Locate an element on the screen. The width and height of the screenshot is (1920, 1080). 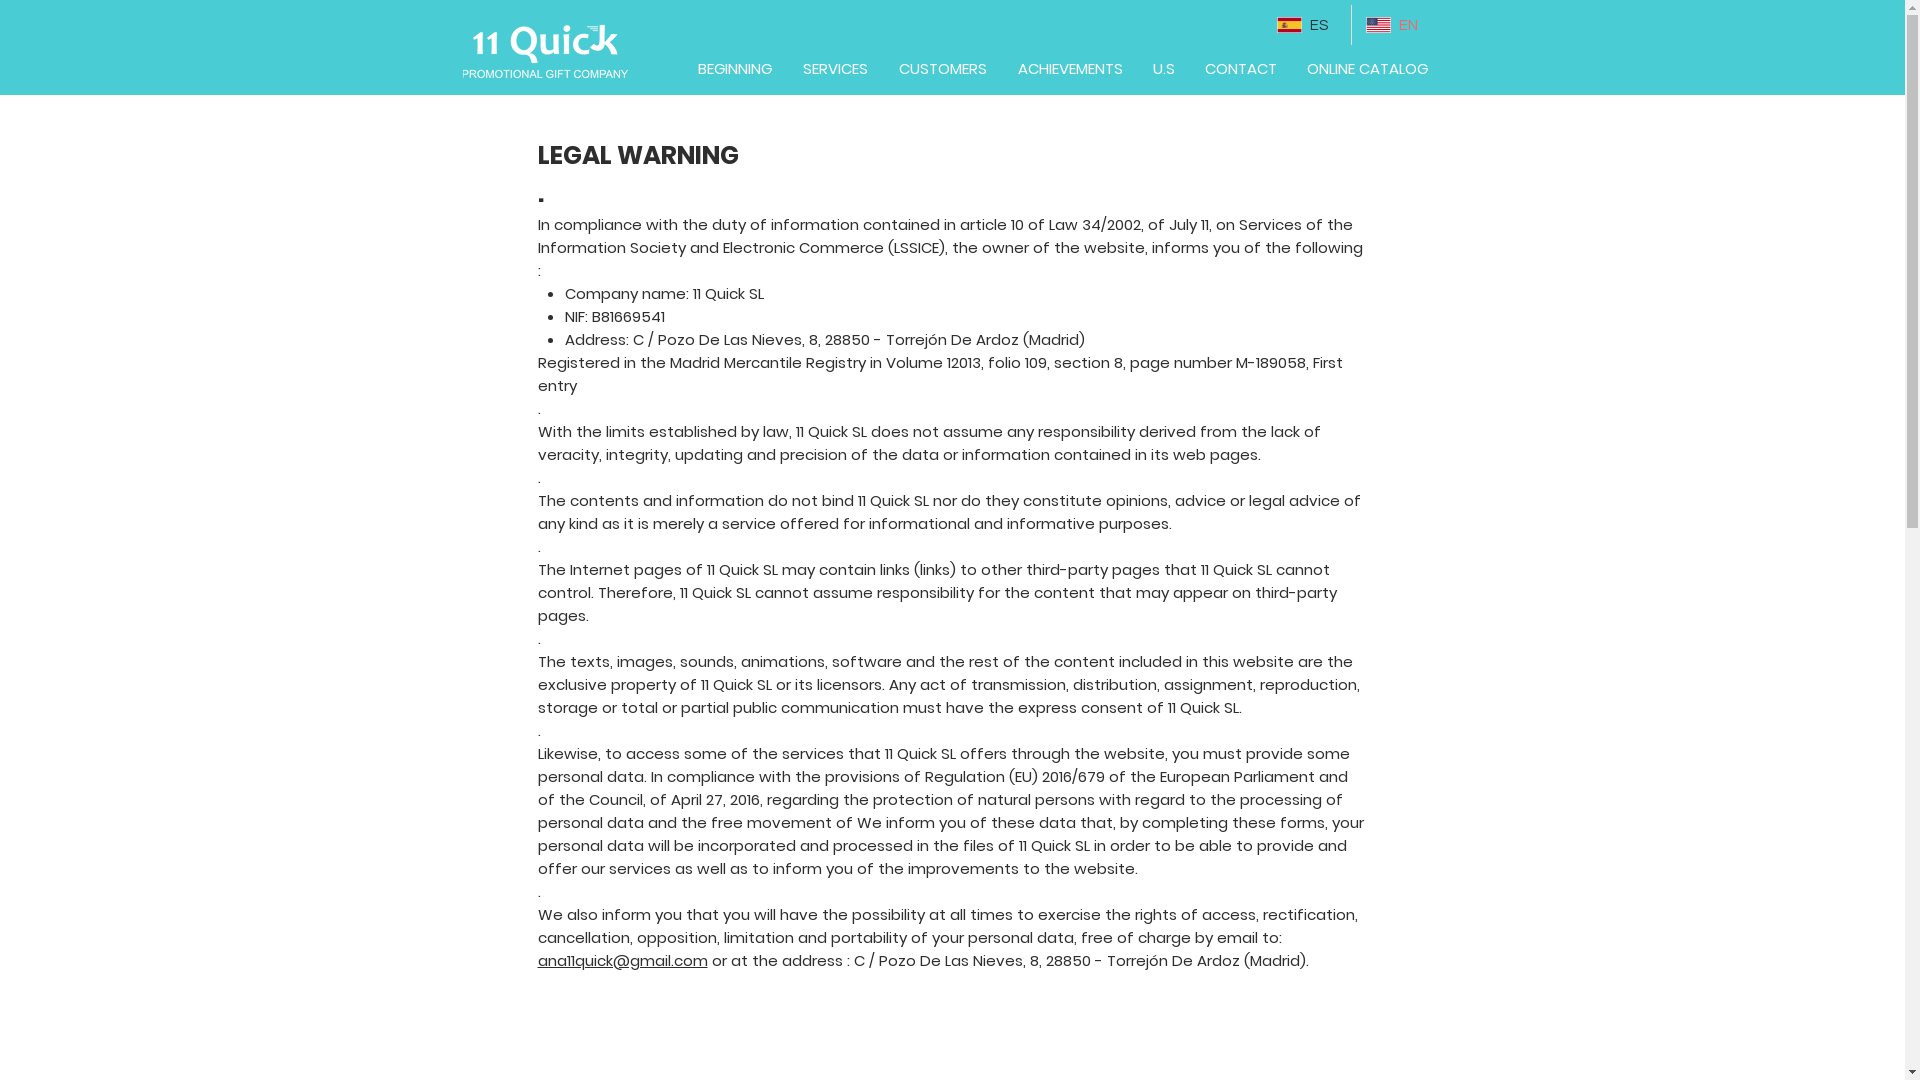
'ACHIEVEMENTS' is located at coordinates (1002, 68).